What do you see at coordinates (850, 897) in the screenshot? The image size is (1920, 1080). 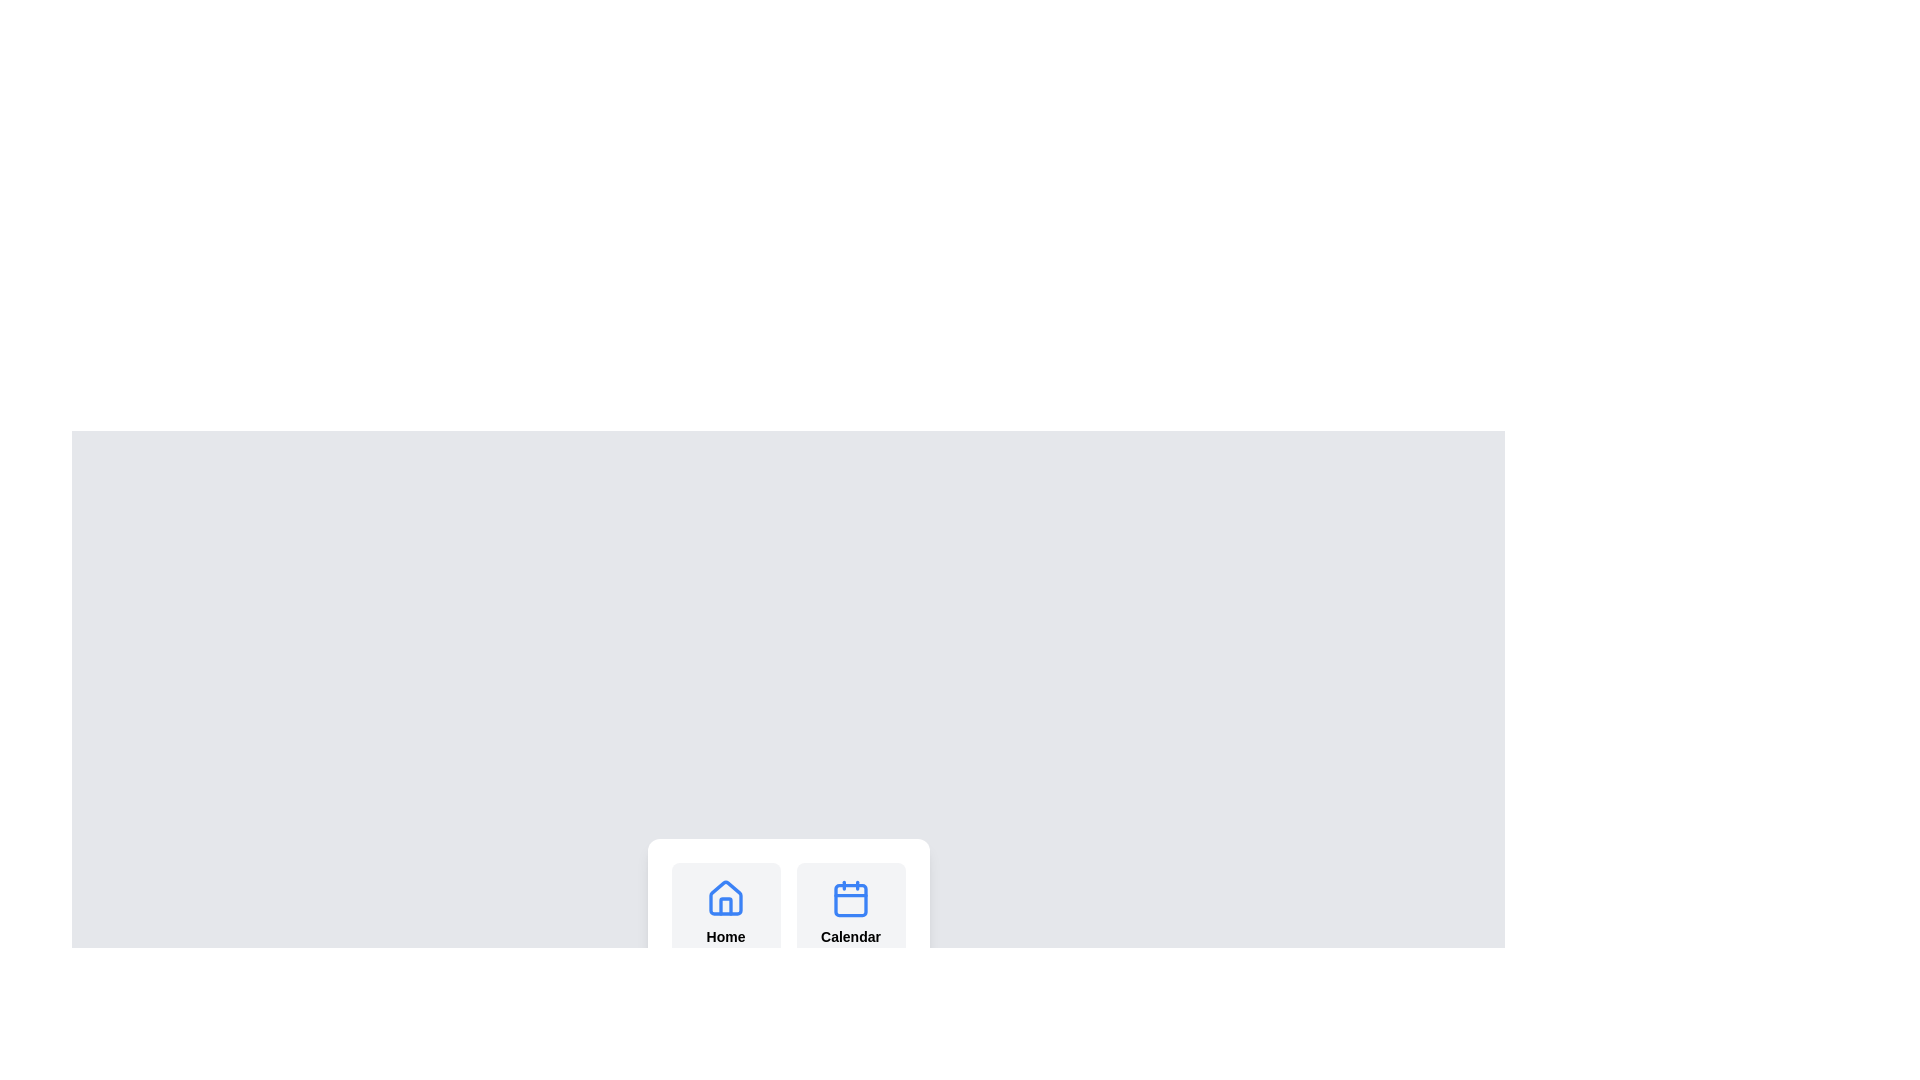 I see `the calendar icon with a blue outline and light-blue fill, located in the bottom-right section of the interface` at bounding box center [850, 897].